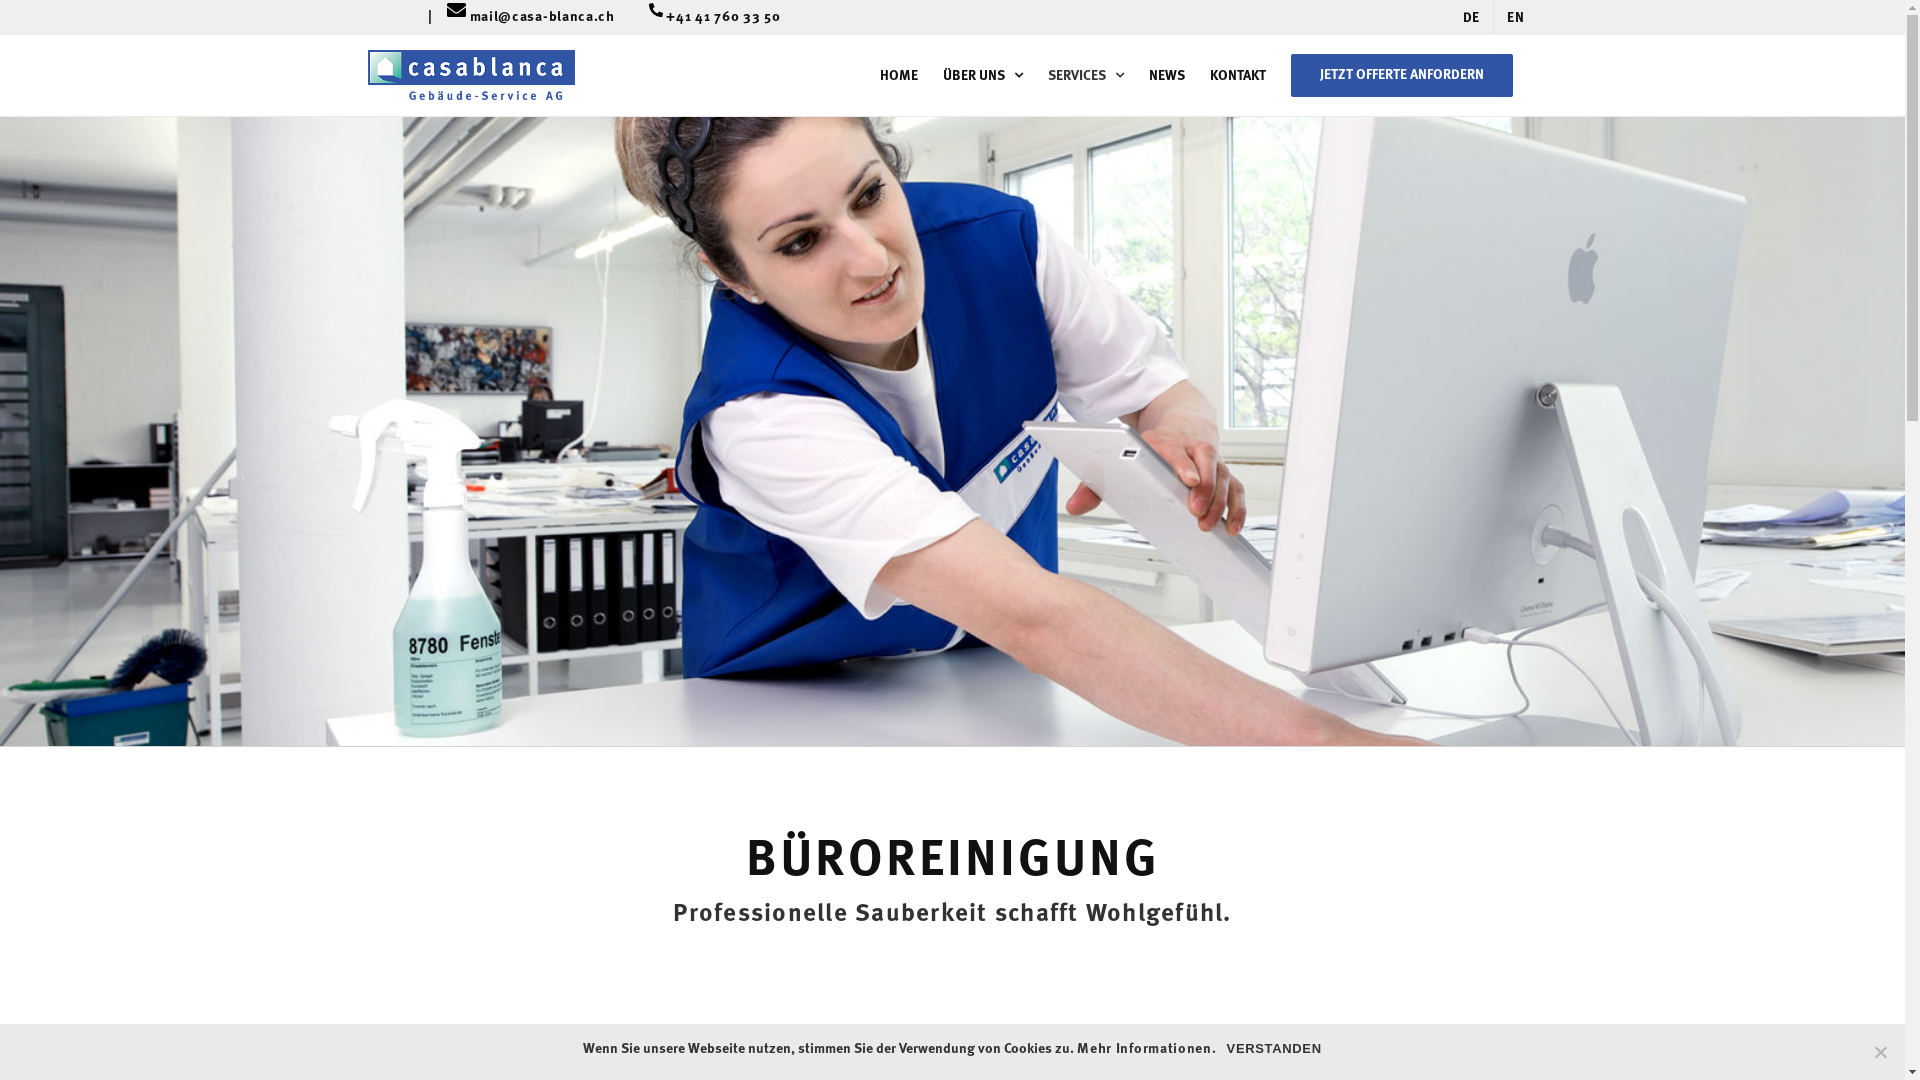 This screenshot has height=1080, width=1920. Describe the element at coordinates (550, 17) in the screenshot. I see `'mail@casa-blanca.ch'` at that location.